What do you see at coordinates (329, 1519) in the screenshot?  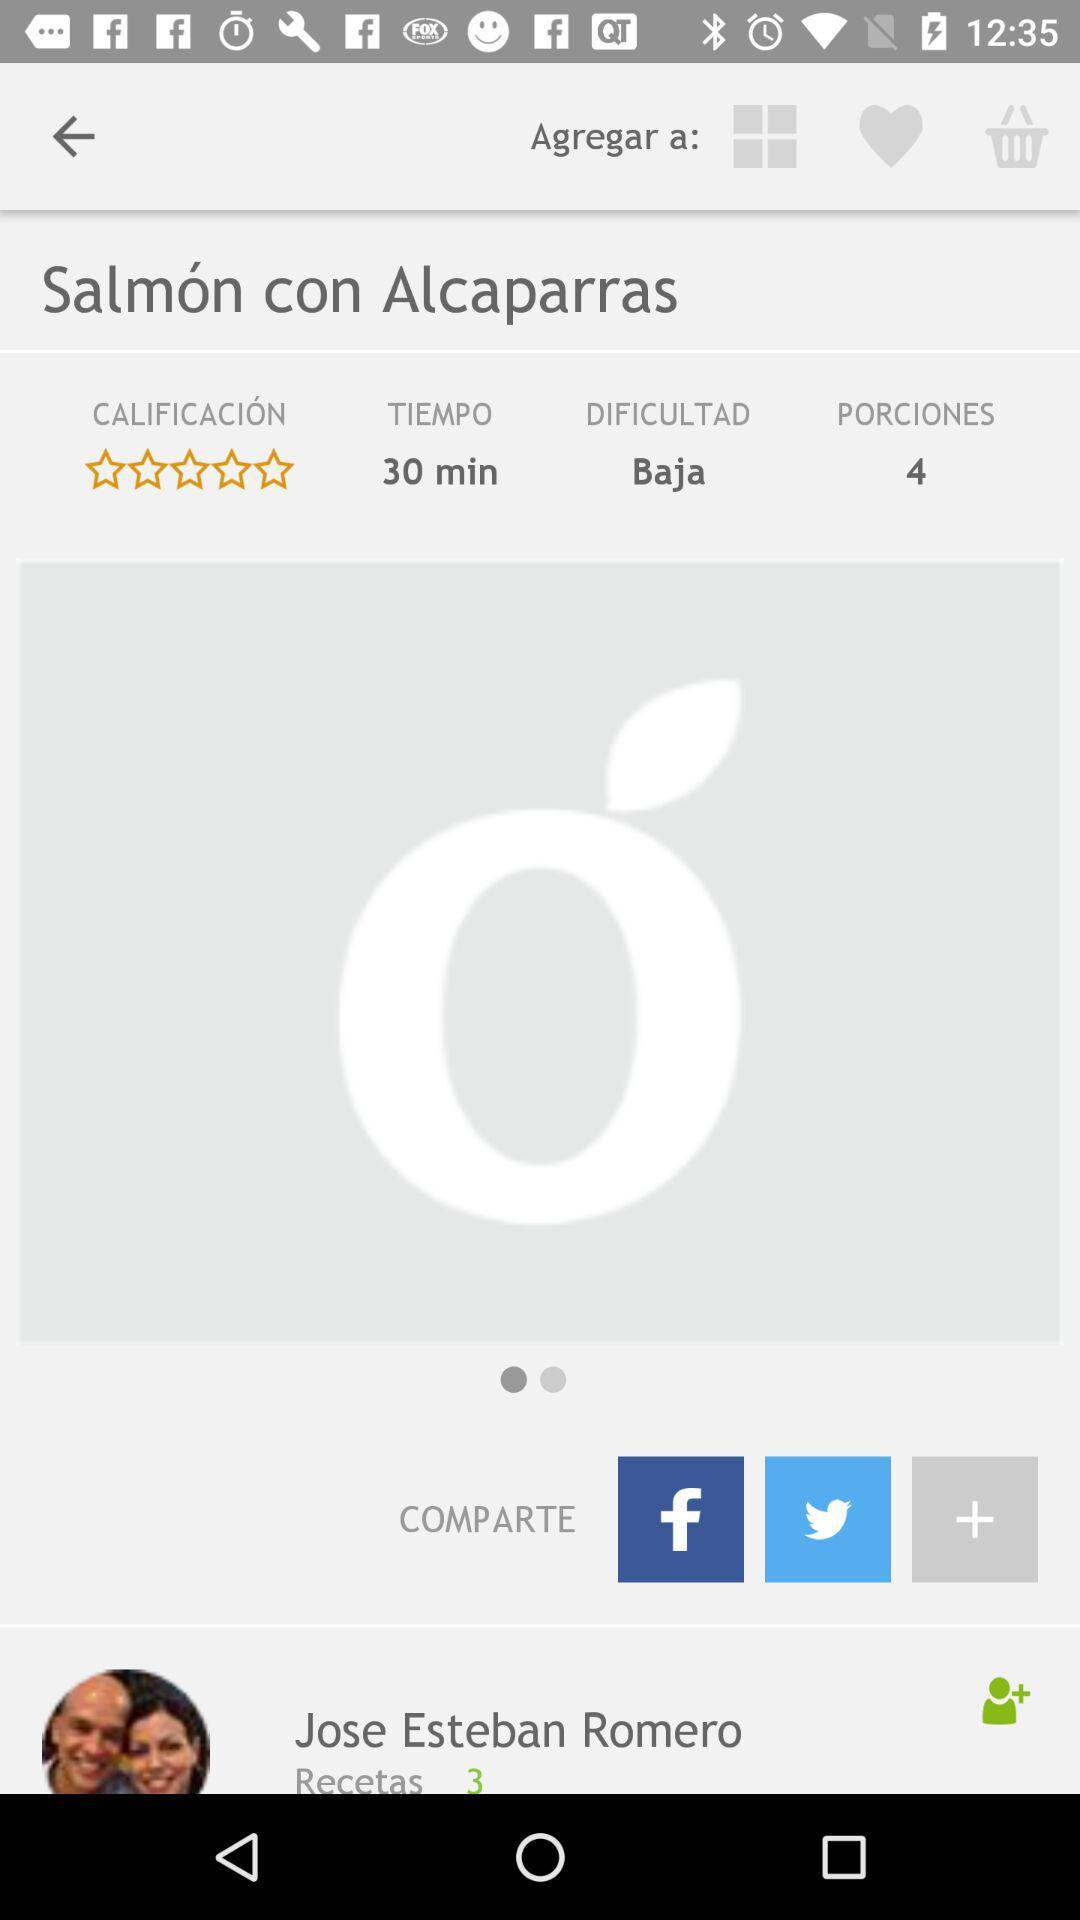 I see `comparte icon` at bounding box center [329, 1519].